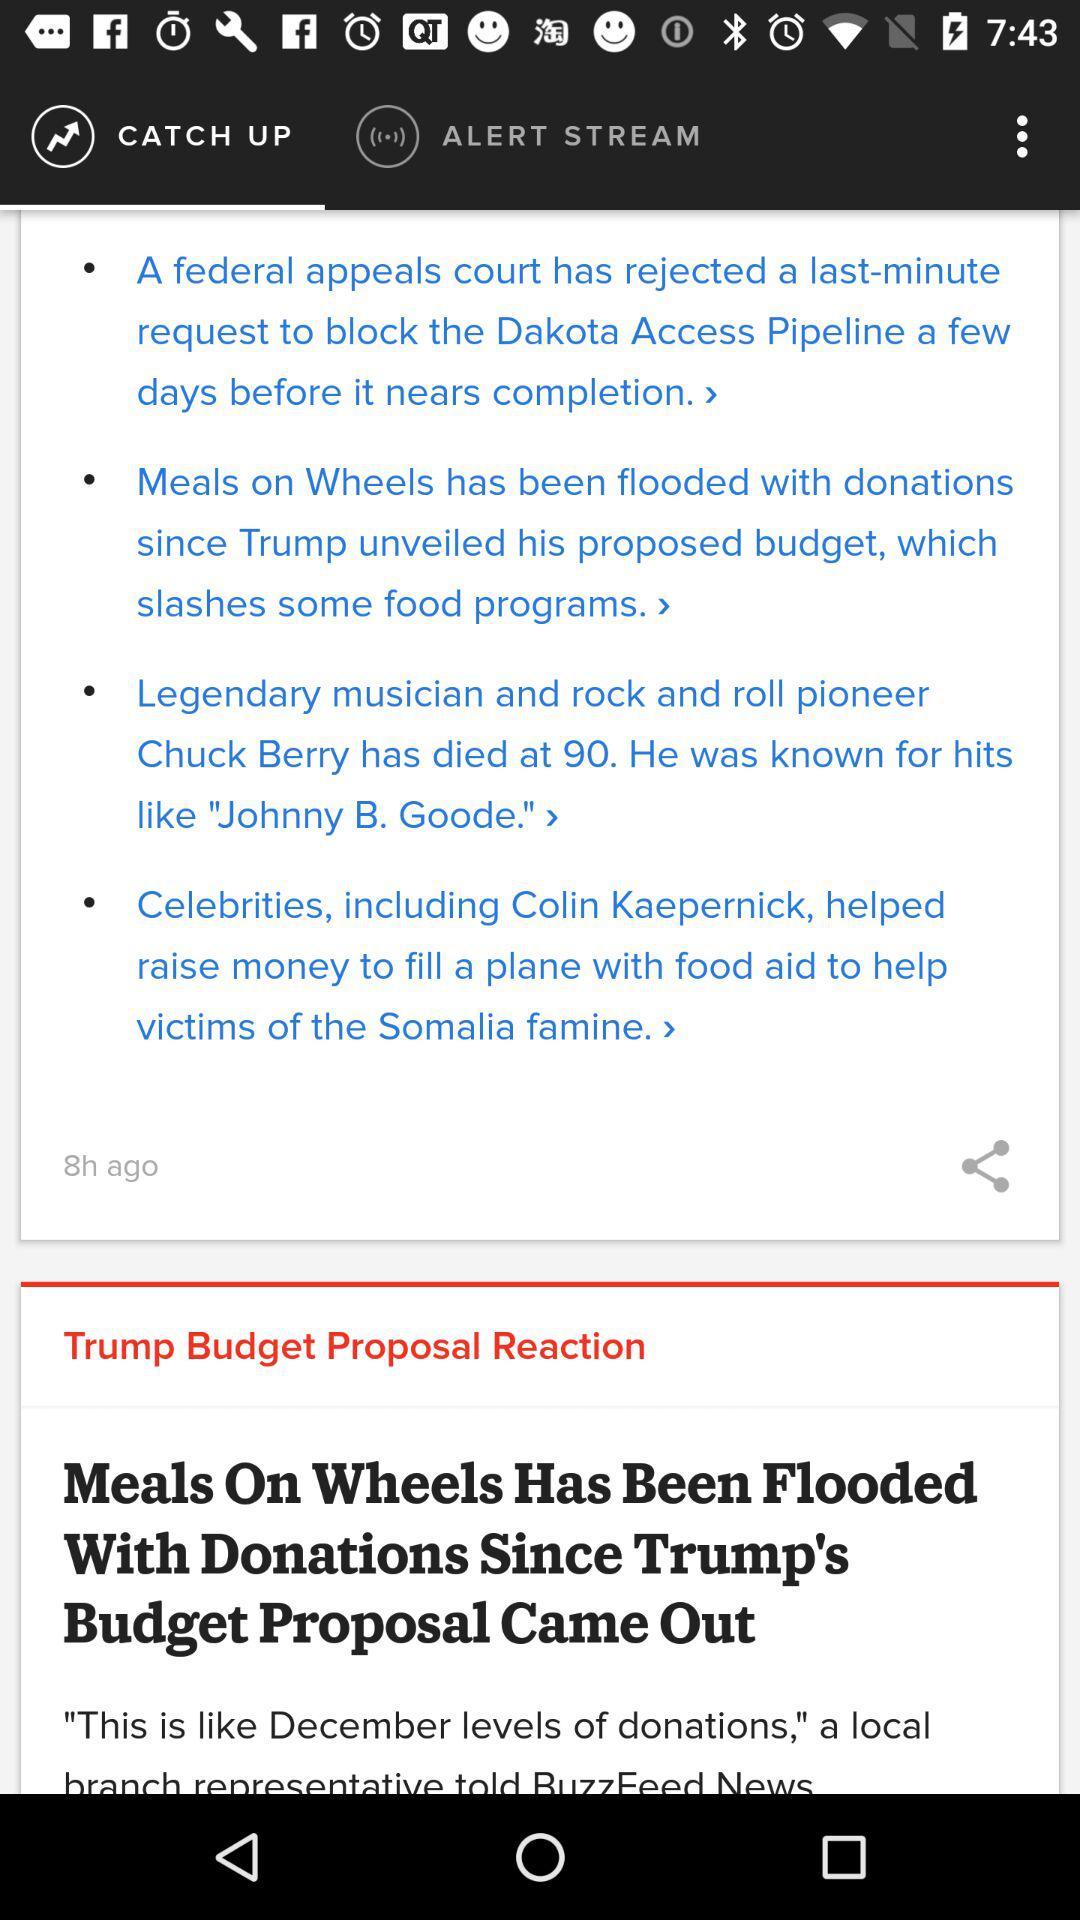 This screenshot has width=1080, height=1920. What do you see at coordinates (576, 753) in the screenshot?
I see `the icon below the meals on wheels icon` at bounding box center [576, 753].